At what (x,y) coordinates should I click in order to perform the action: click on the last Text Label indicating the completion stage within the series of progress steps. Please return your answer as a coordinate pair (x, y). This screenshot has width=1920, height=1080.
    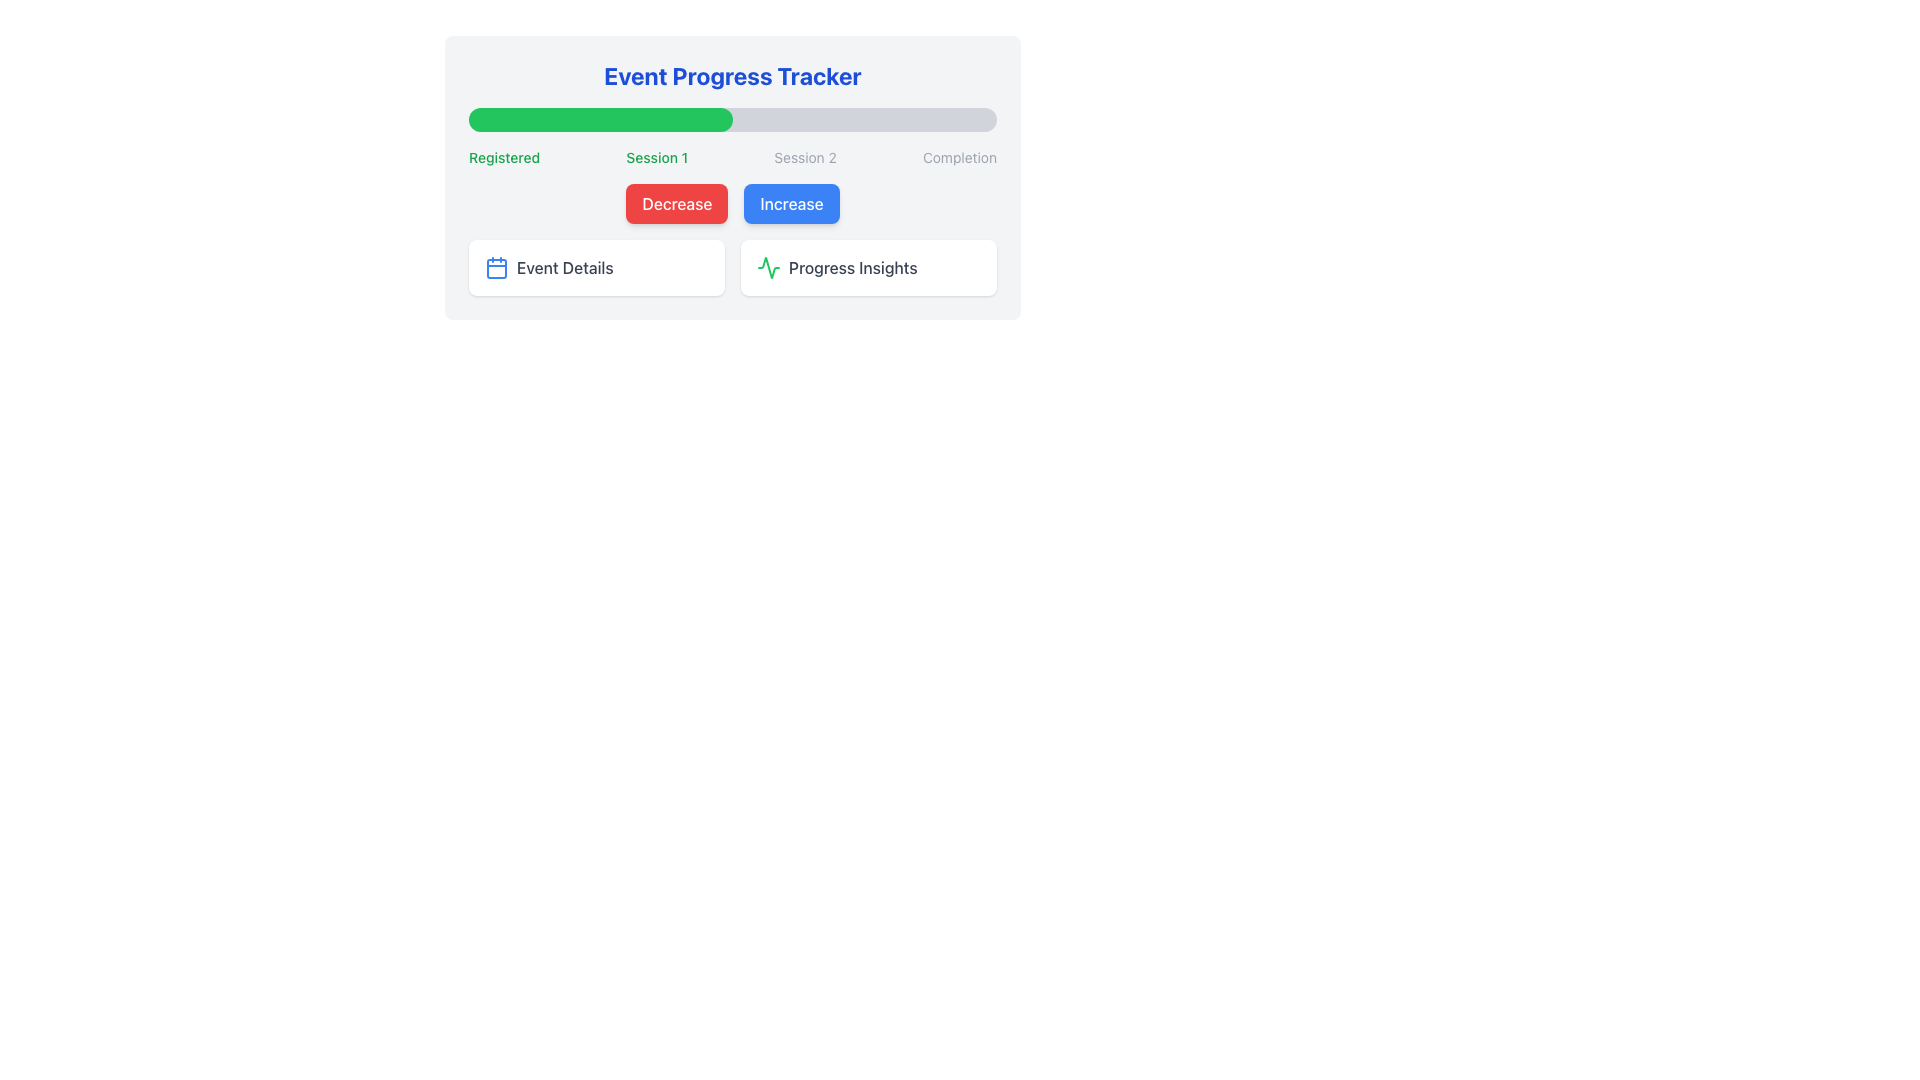
    Looking at the image, I should click on (960, 157).